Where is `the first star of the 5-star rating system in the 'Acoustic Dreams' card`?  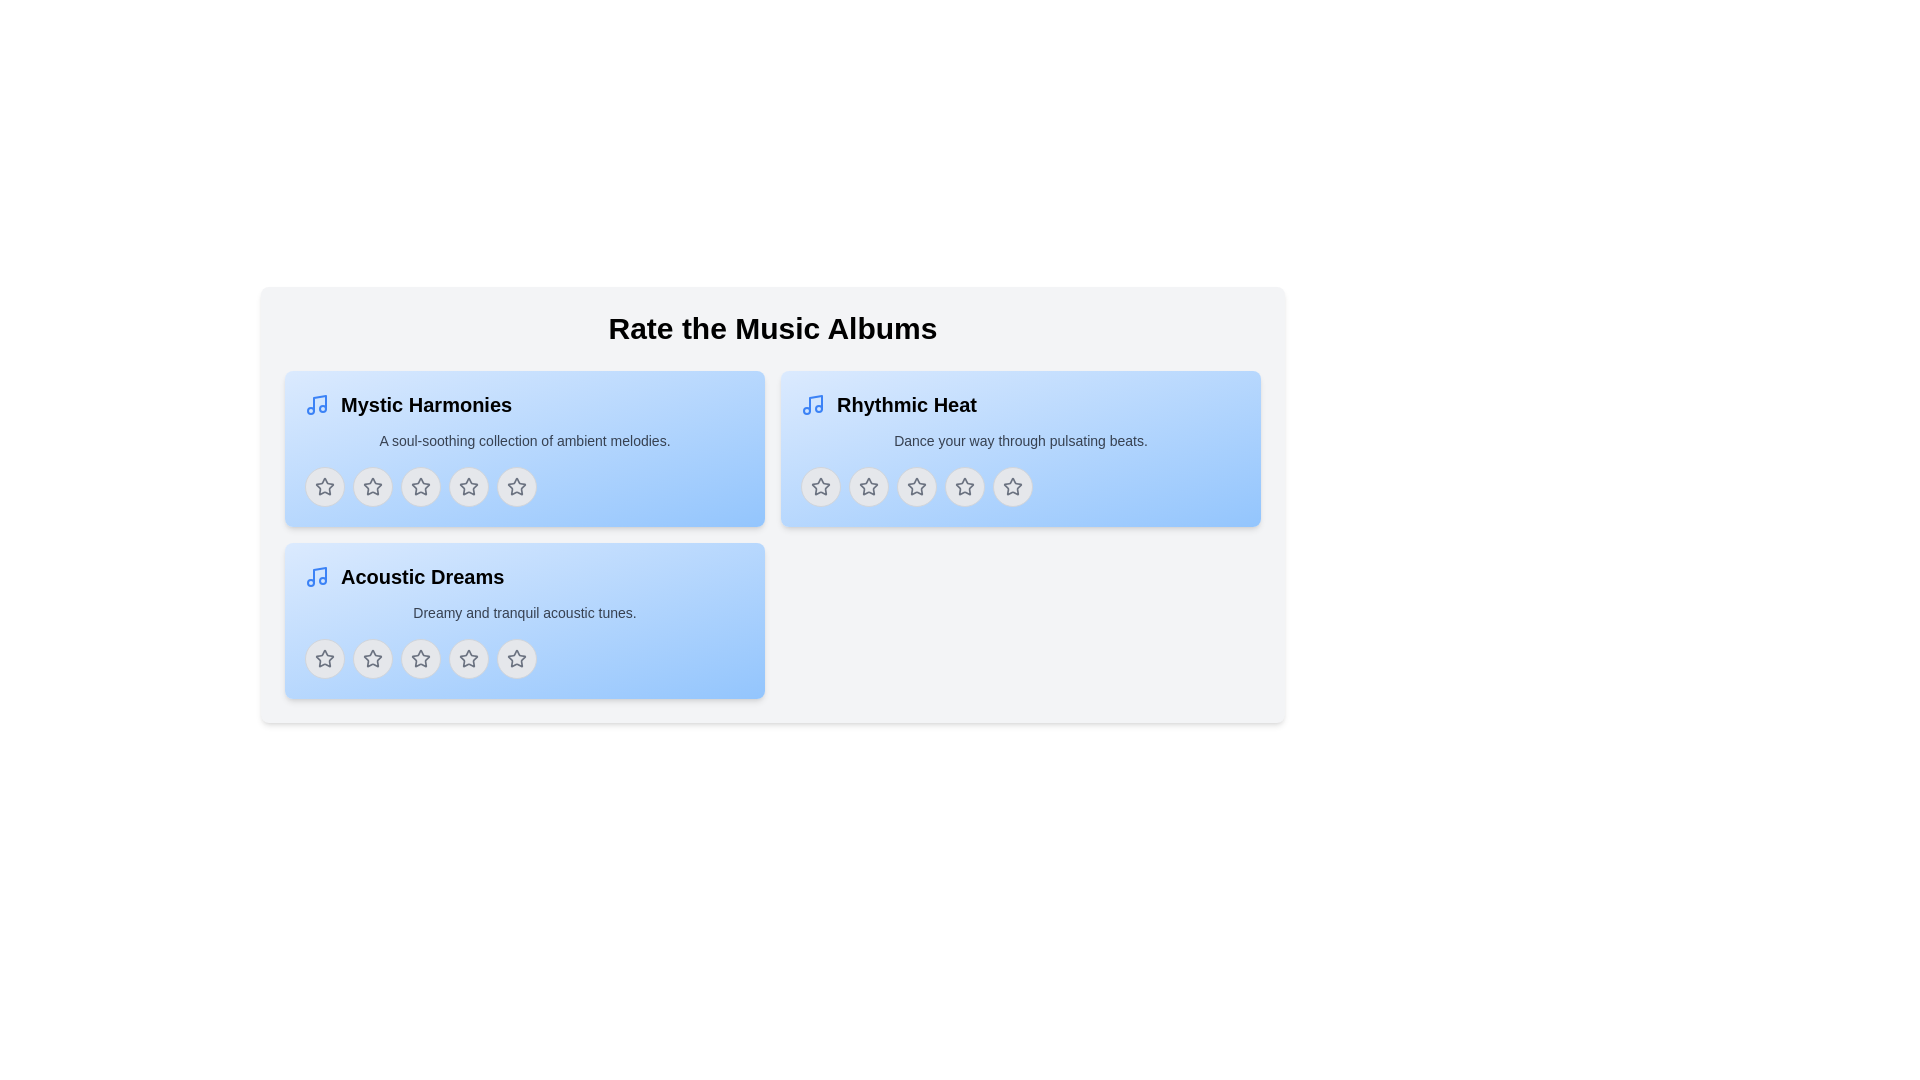 the first star of the 5-star rating system in the 'Acoustic Dreams' card is located at coordinates (325, 659).